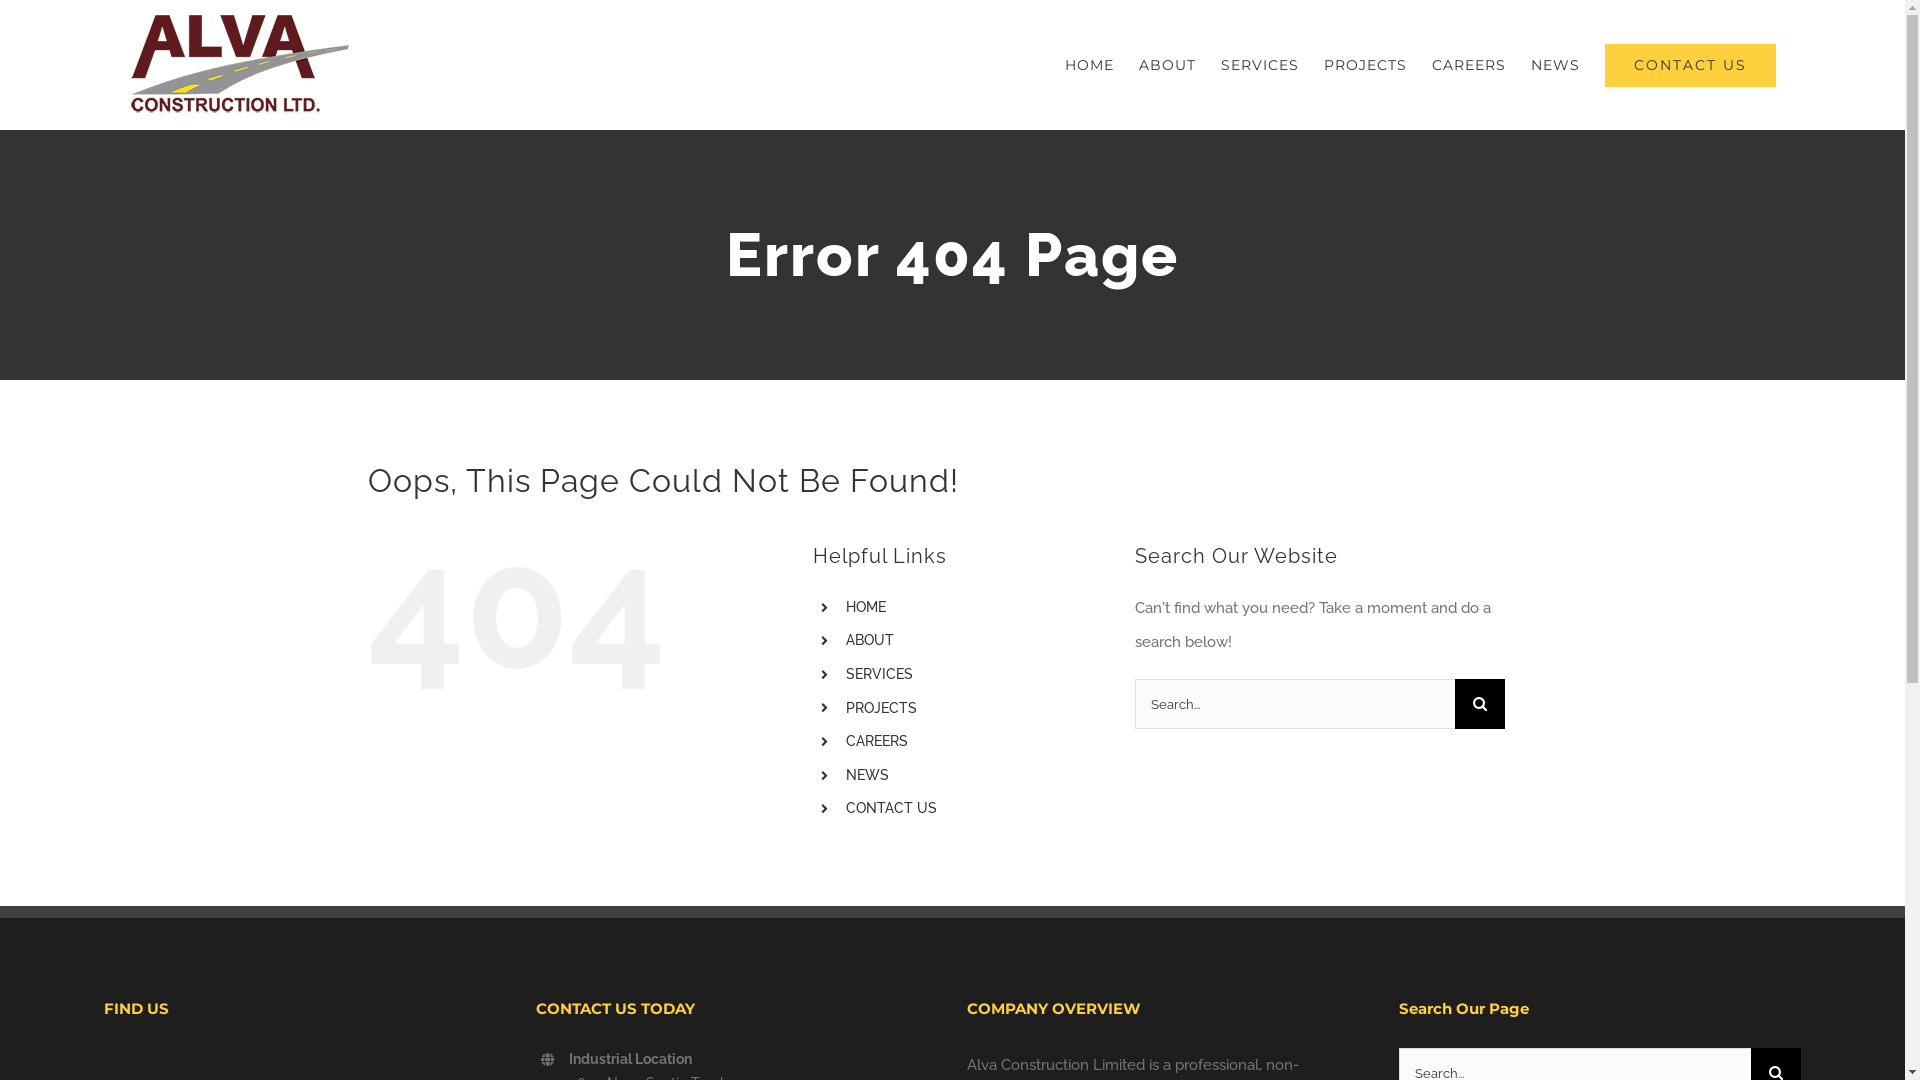 The height and width of the screenshot is (1080, 1920). Describe the element at coordinates (879, 674) in the screenshot. I see `'SERVICES'` at that location.